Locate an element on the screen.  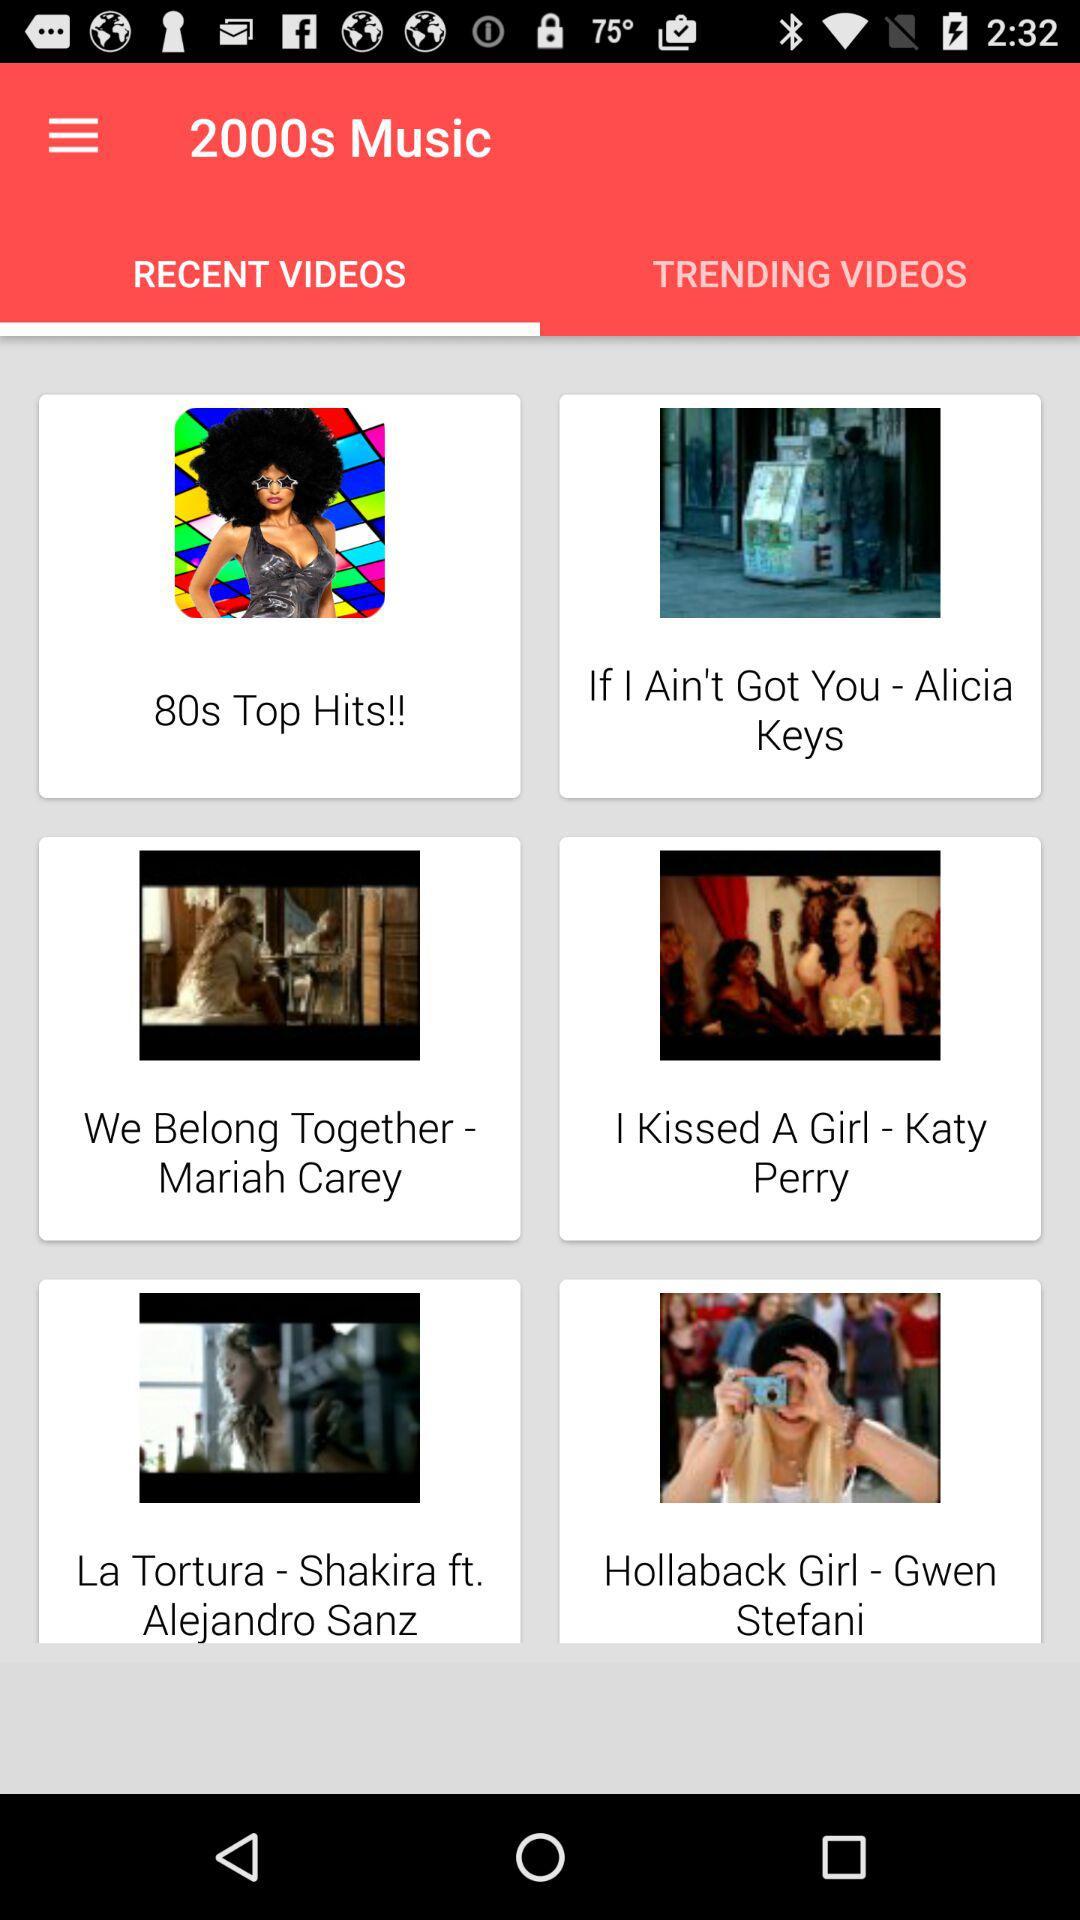
icon above if i aint got you  alicia keys is located at coordinates (799, 513).